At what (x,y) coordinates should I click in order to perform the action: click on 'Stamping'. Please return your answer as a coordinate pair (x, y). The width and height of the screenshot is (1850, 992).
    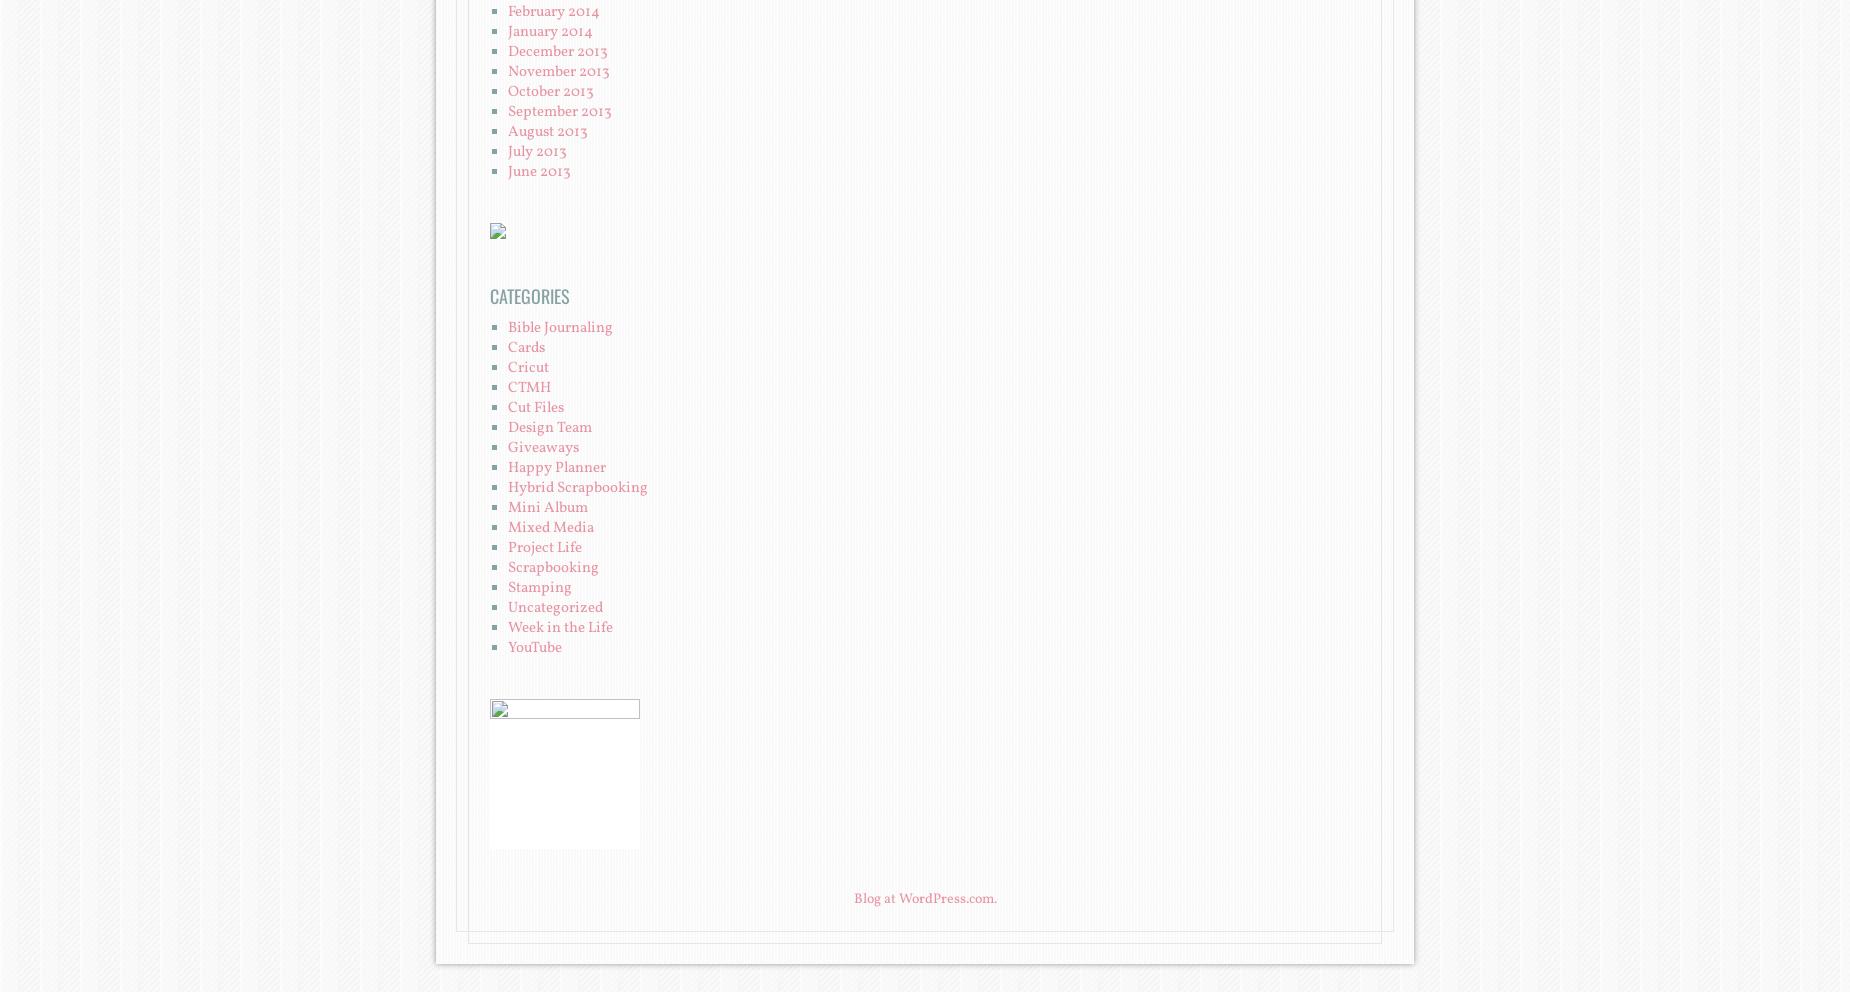
    Looking at the image, I should click on (508, 586).